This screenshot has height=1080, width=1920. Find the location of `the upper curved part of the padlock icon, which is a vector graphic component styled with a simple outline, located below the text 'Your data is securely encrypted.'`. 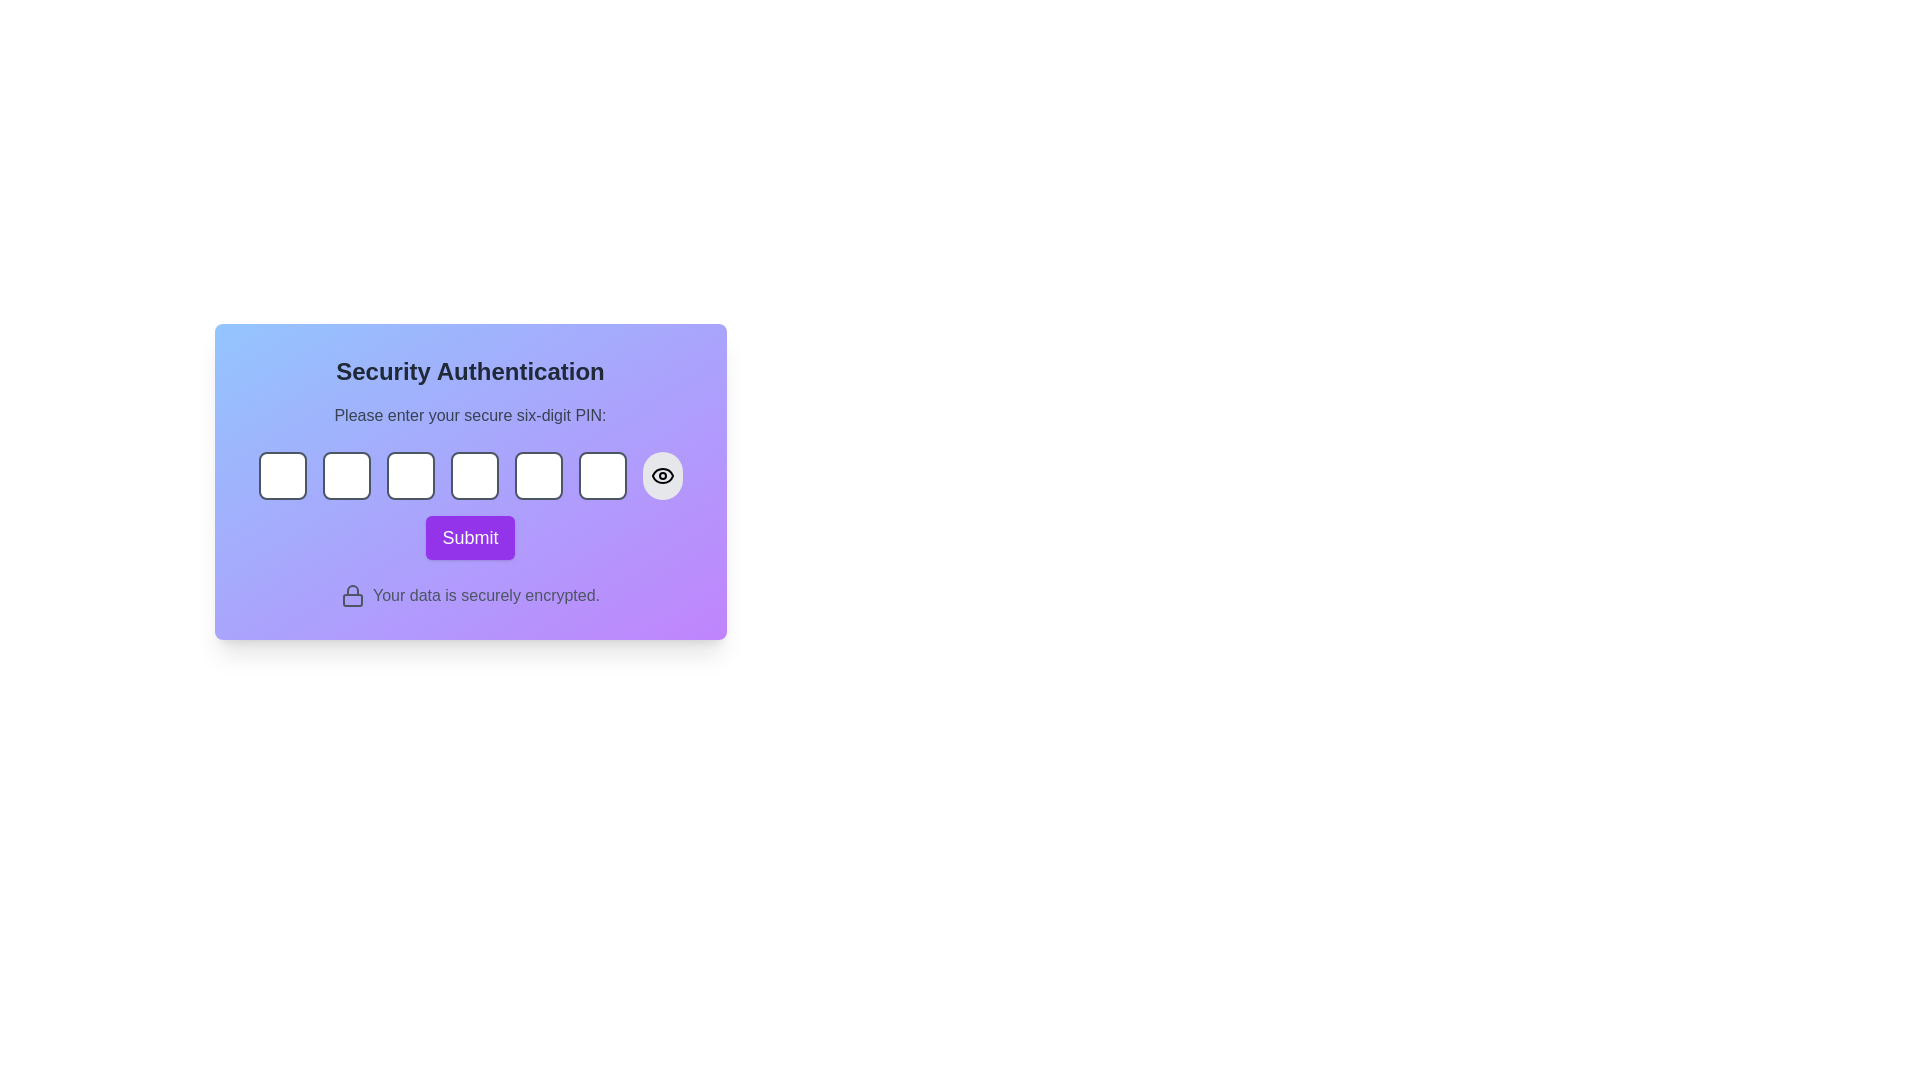

the upper curved part of the padlock icon, which is a vector graphic component styled with a simple outline, located below the text 'Your data is securely encrypted.' is located at coordinates (352, 589).